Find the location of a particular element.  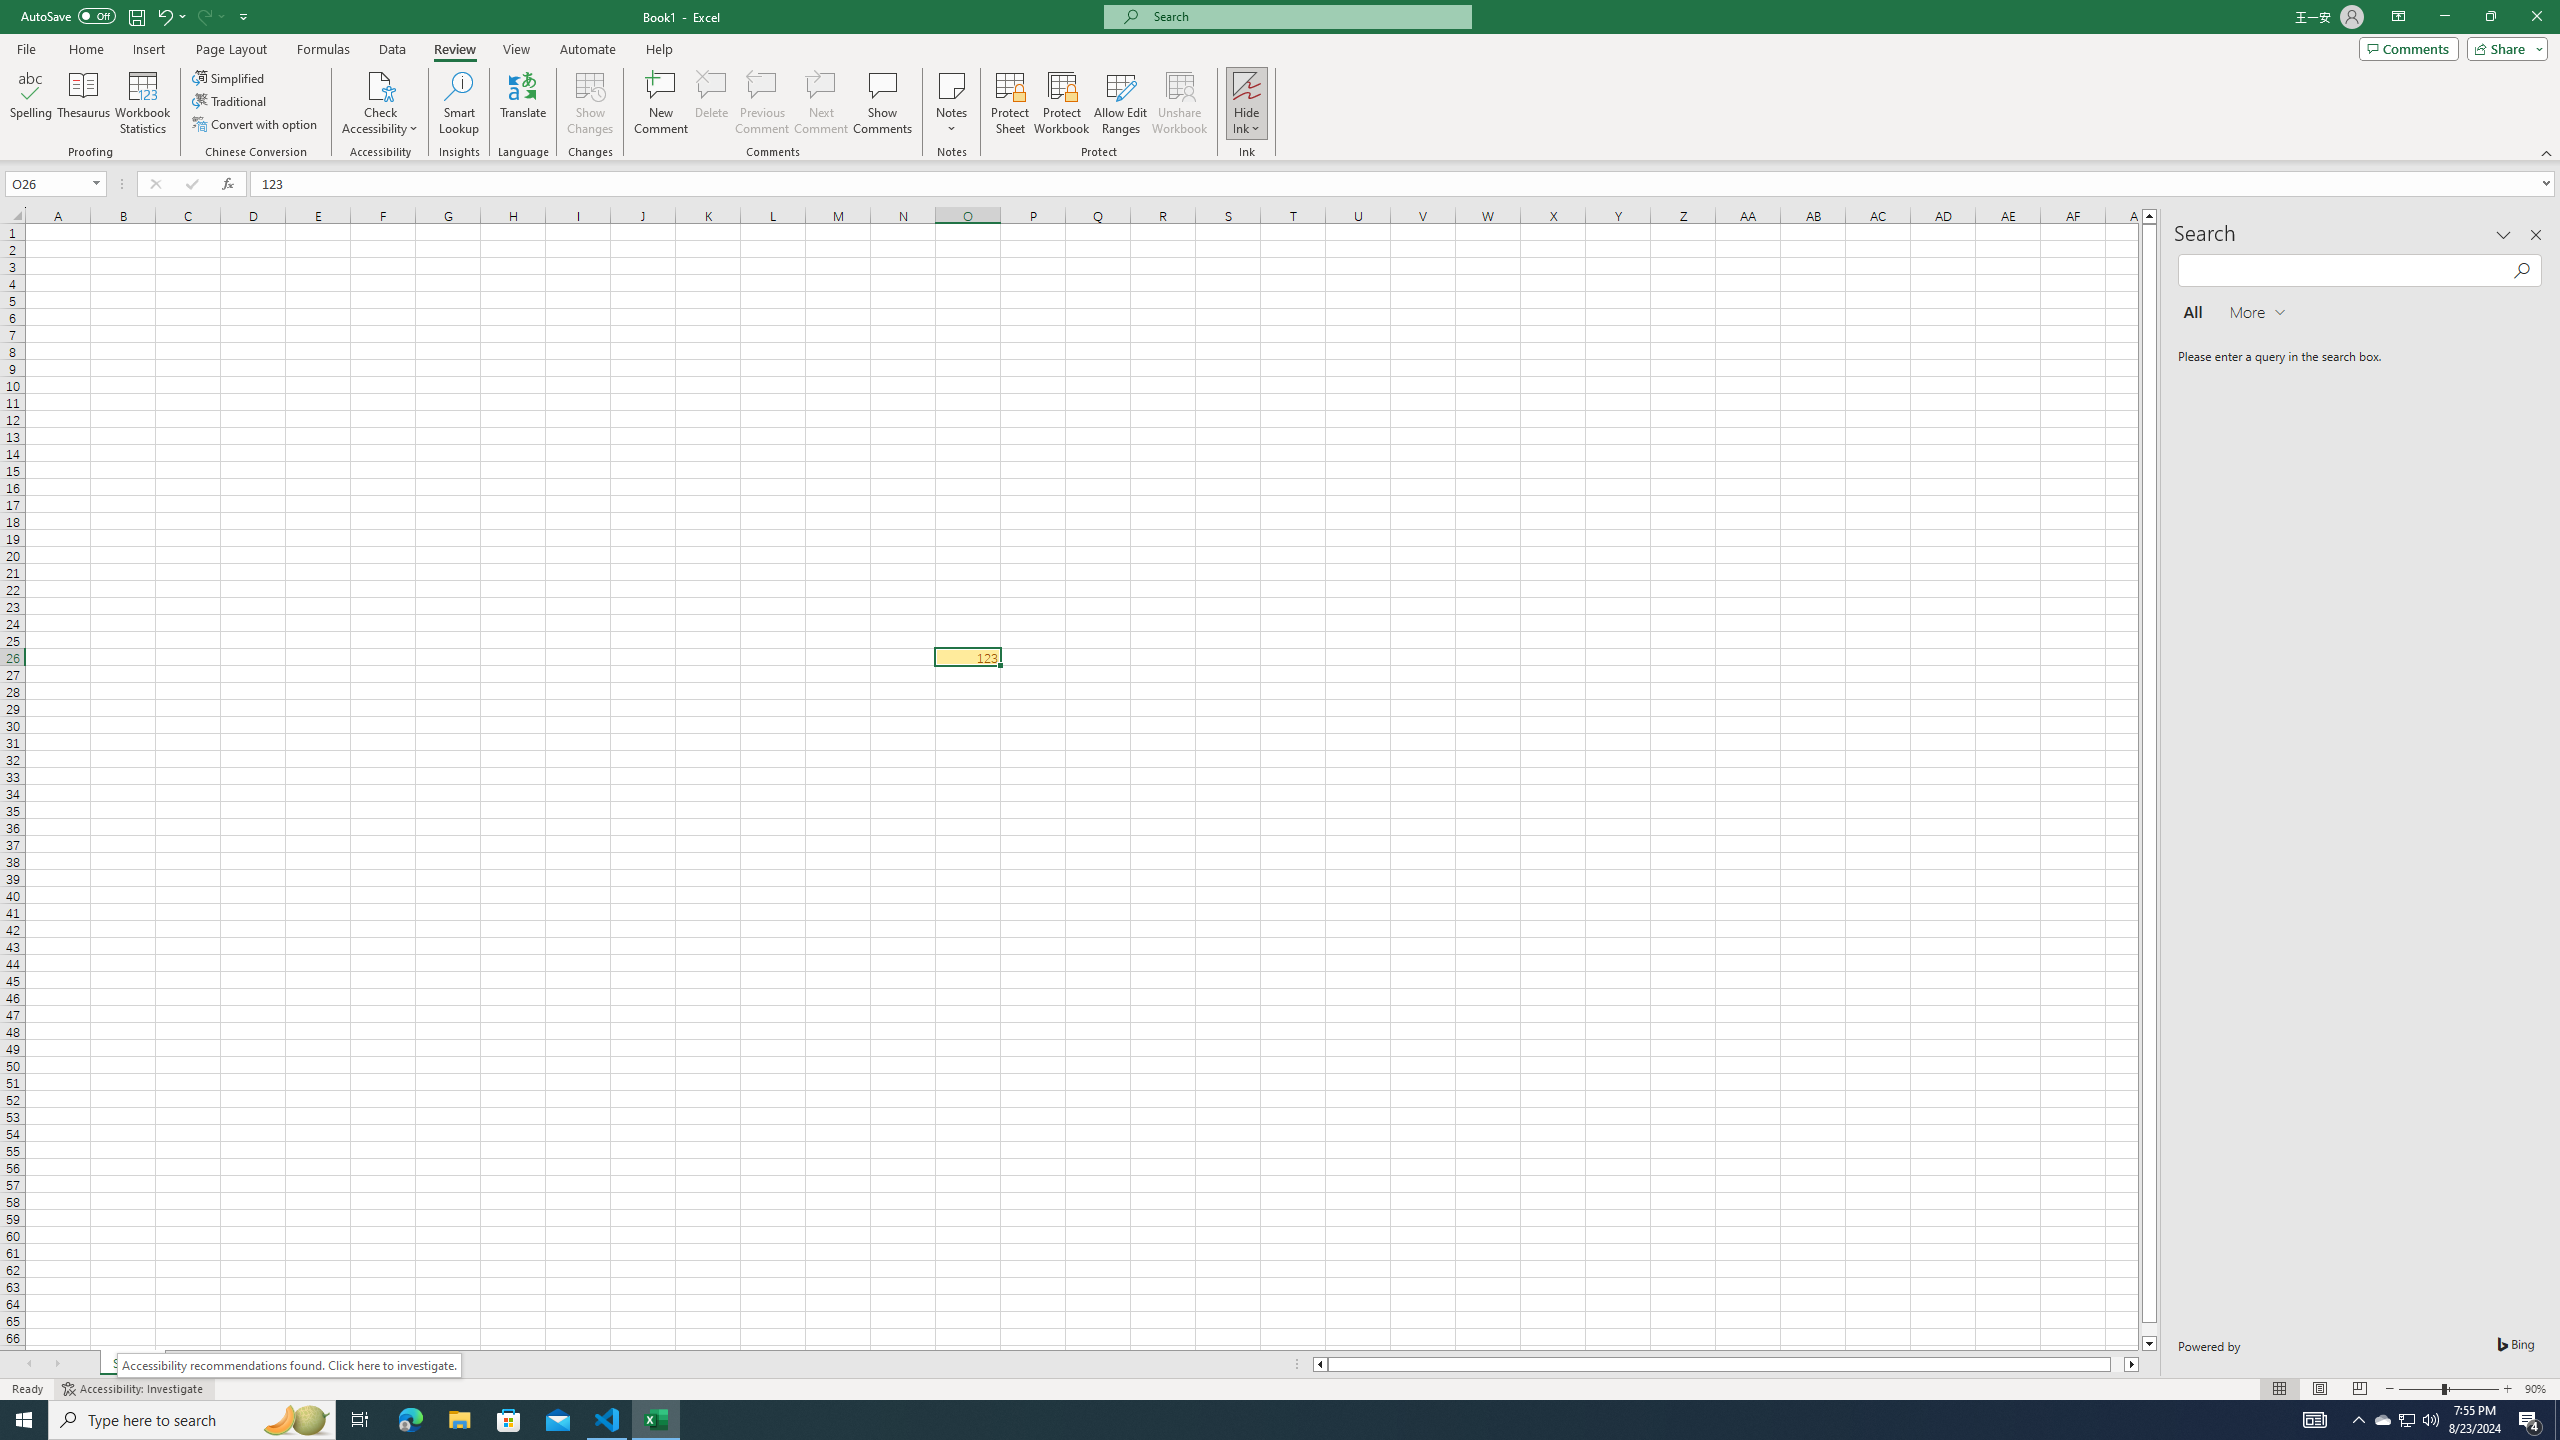

'Allow Edit Ranges' is located at coordinates (1121, 103).